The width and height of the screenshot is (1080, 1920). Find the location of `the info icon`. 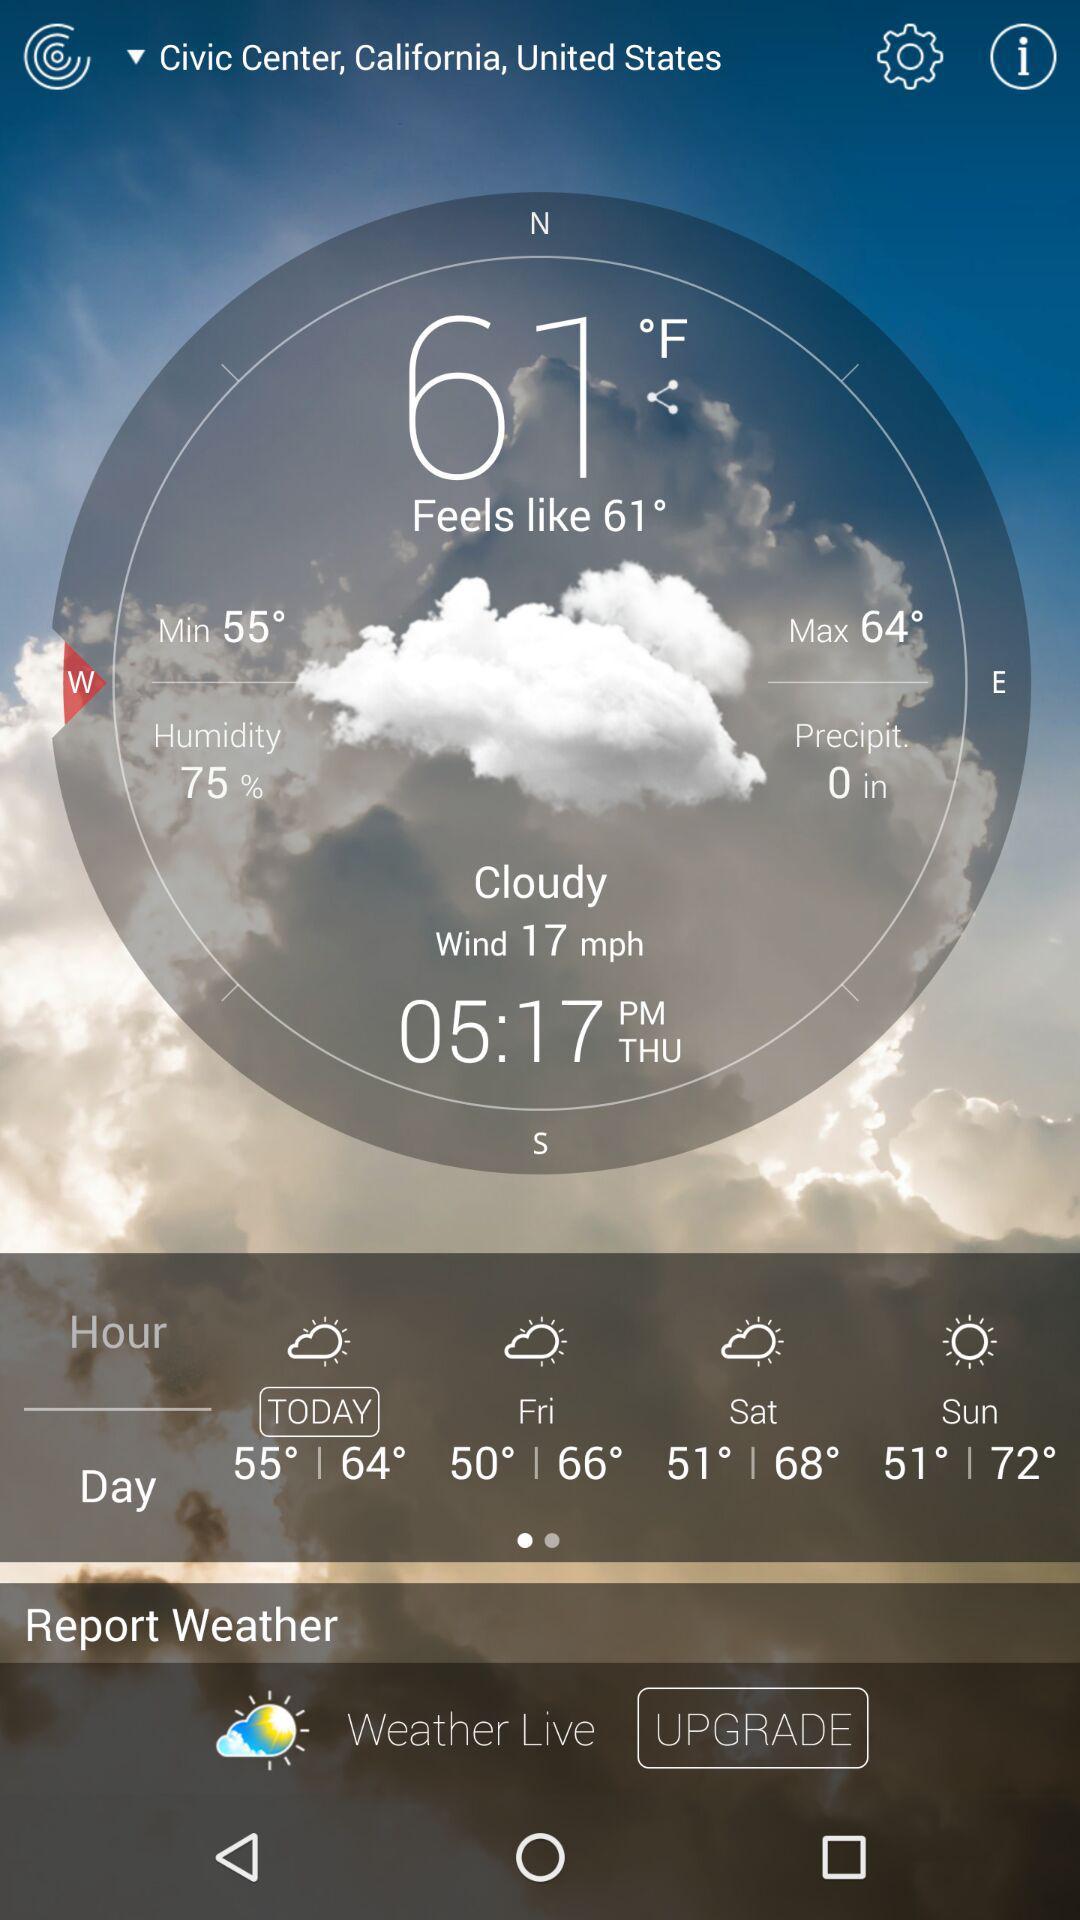

the info icon is located at coordinates (1023, 56).